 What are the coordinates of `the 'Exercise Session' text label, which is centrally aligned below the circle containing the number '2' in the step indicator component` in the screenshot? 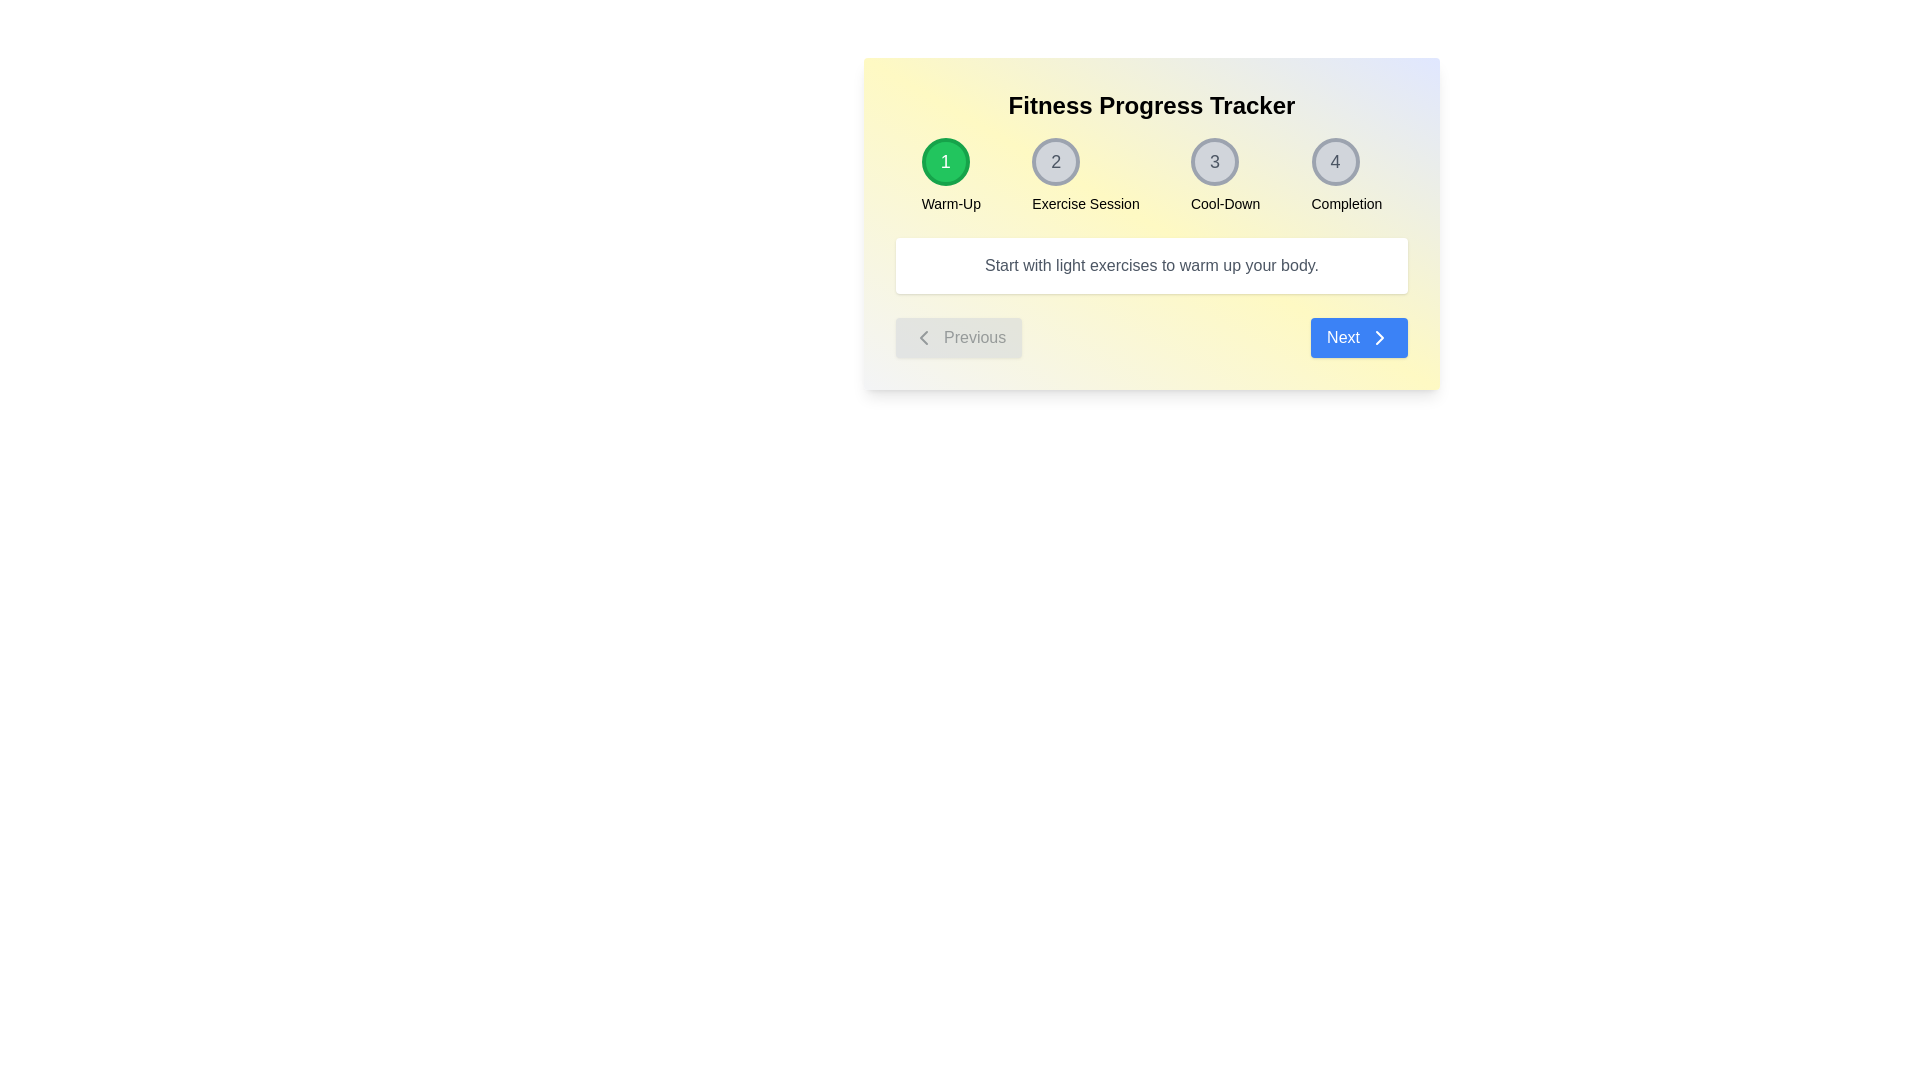 It's located at (1084, 204).